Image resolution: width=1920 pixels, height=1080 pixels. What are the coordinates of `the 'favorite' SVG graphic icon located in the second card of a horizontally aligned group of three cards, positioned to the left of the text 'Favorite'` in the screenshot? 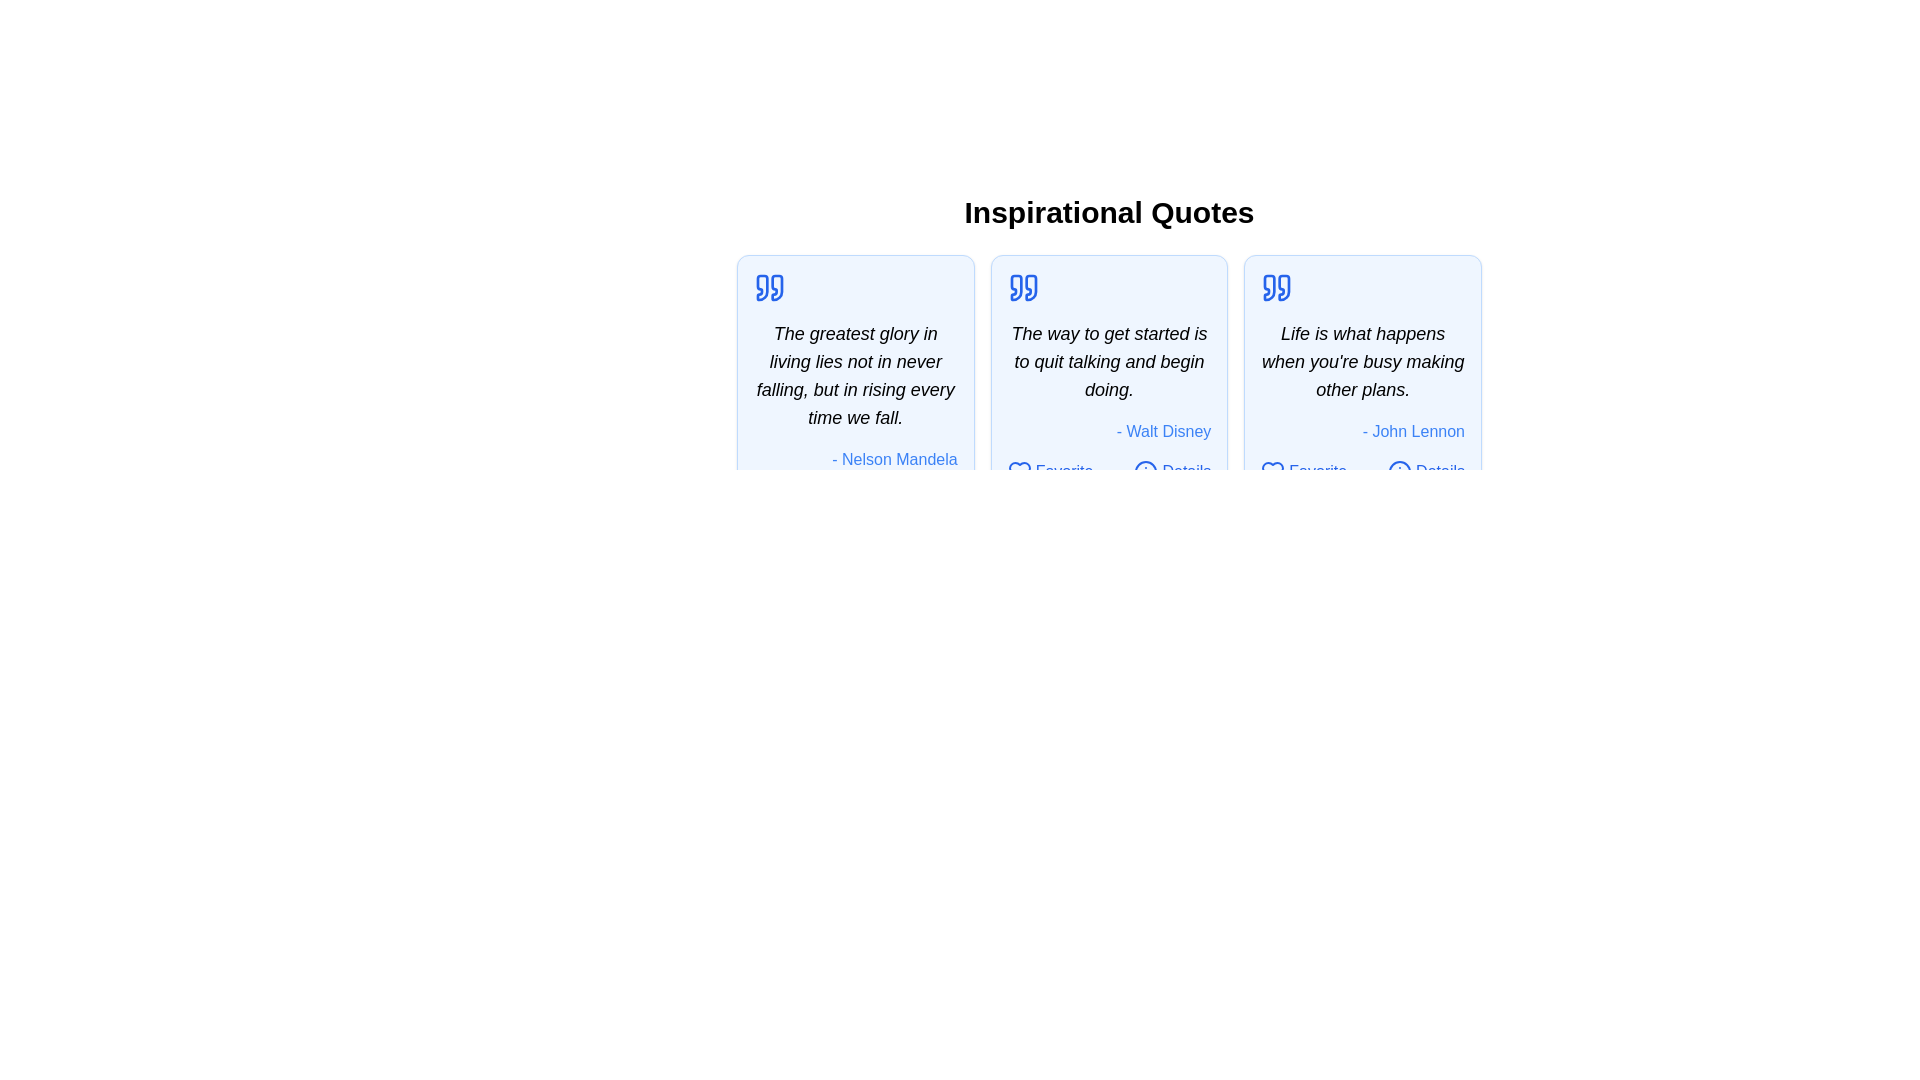 It's located at (1019, 471).